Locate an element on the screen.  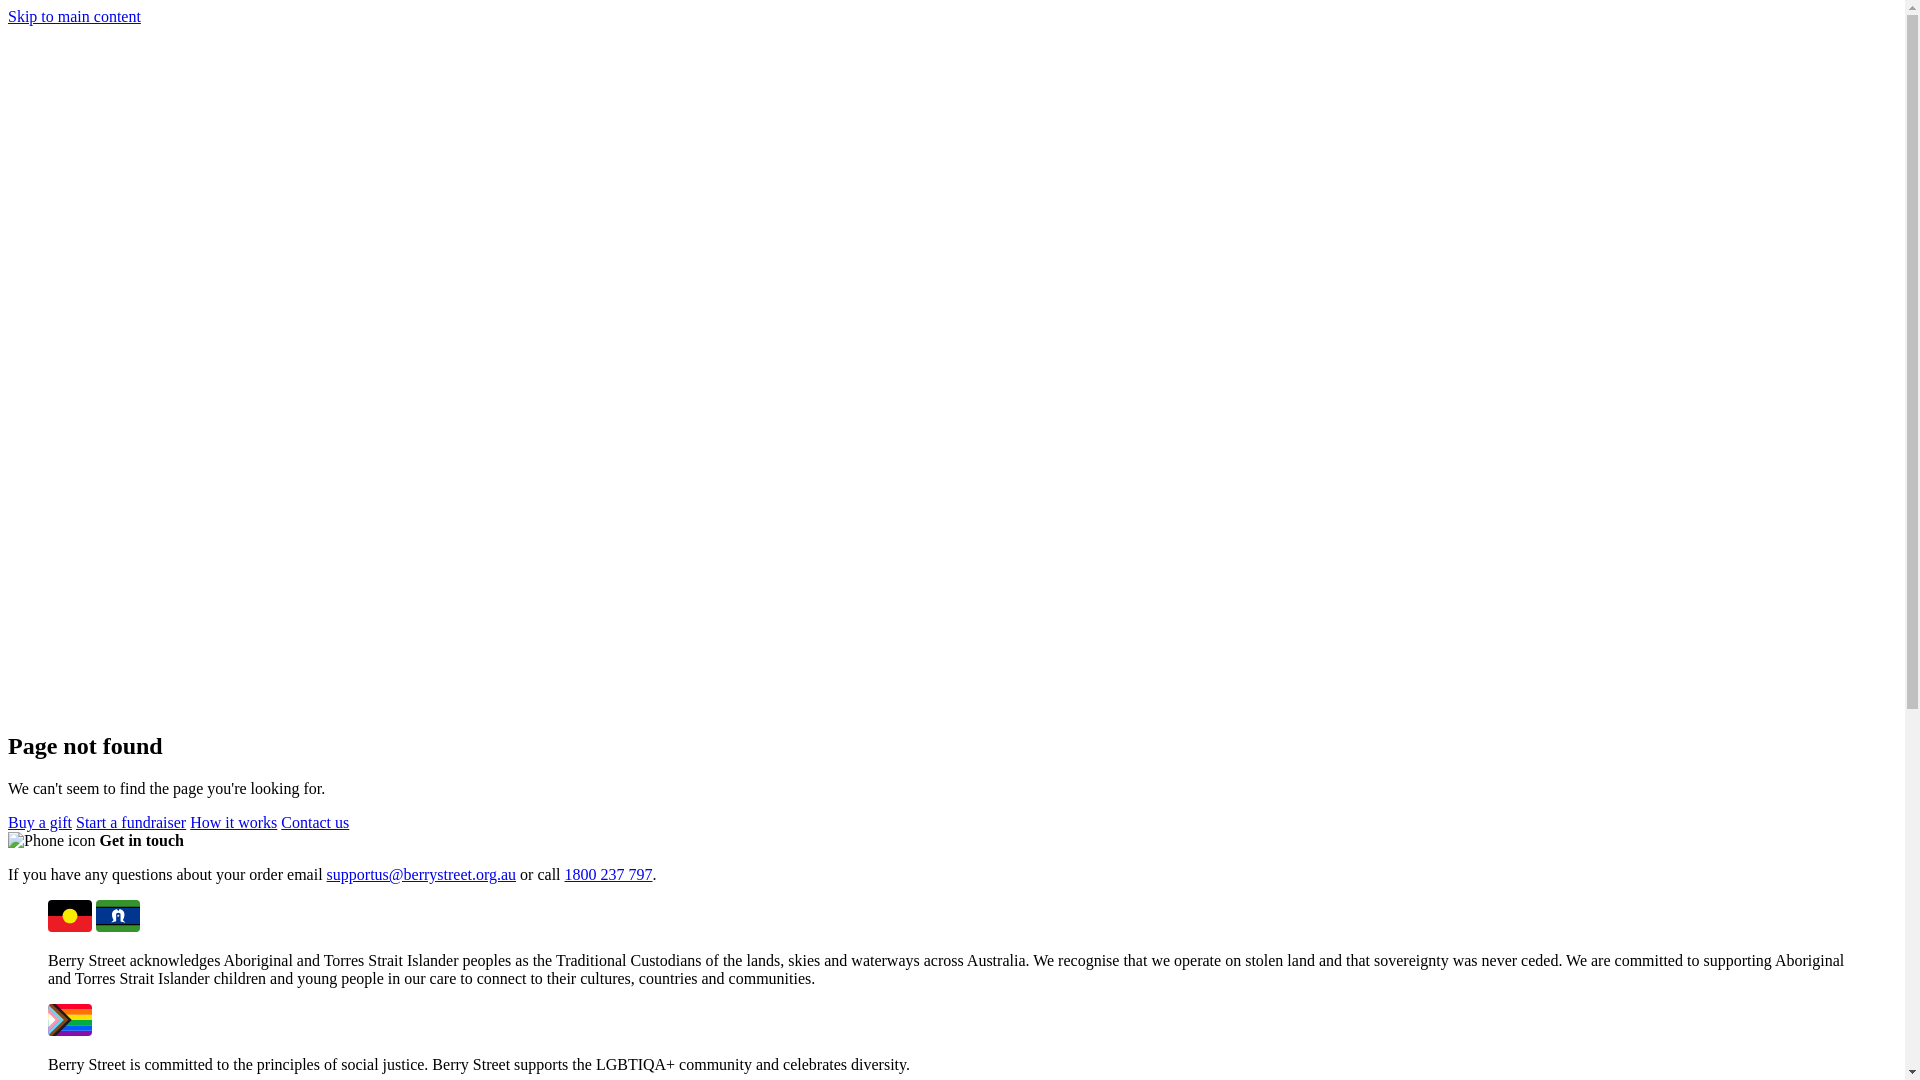
'Skip to main content' is located at coordinates (74, 16).